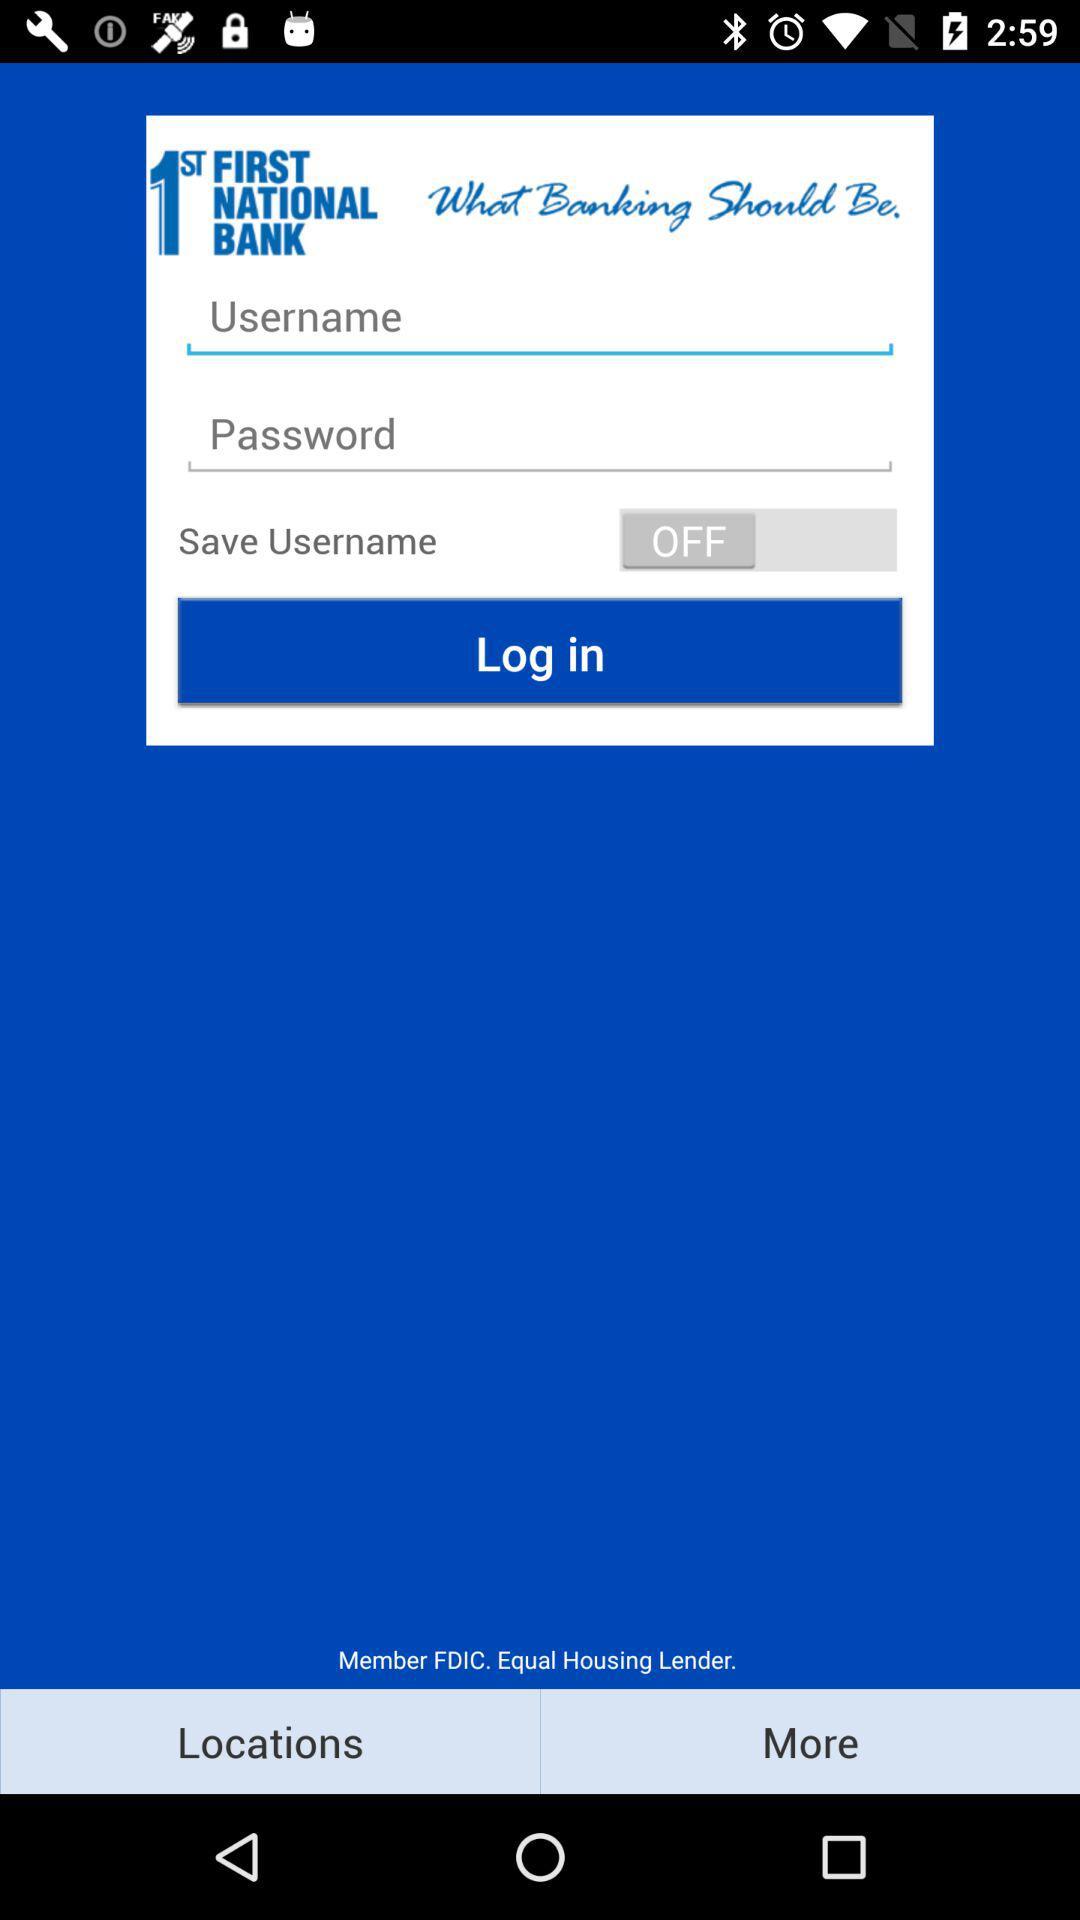 Image resolution: width=1080 pixels, height=1920 pixels. Describe the element at coordinates (540, 652) in the screenshot. I see `the log in icon` at that location.